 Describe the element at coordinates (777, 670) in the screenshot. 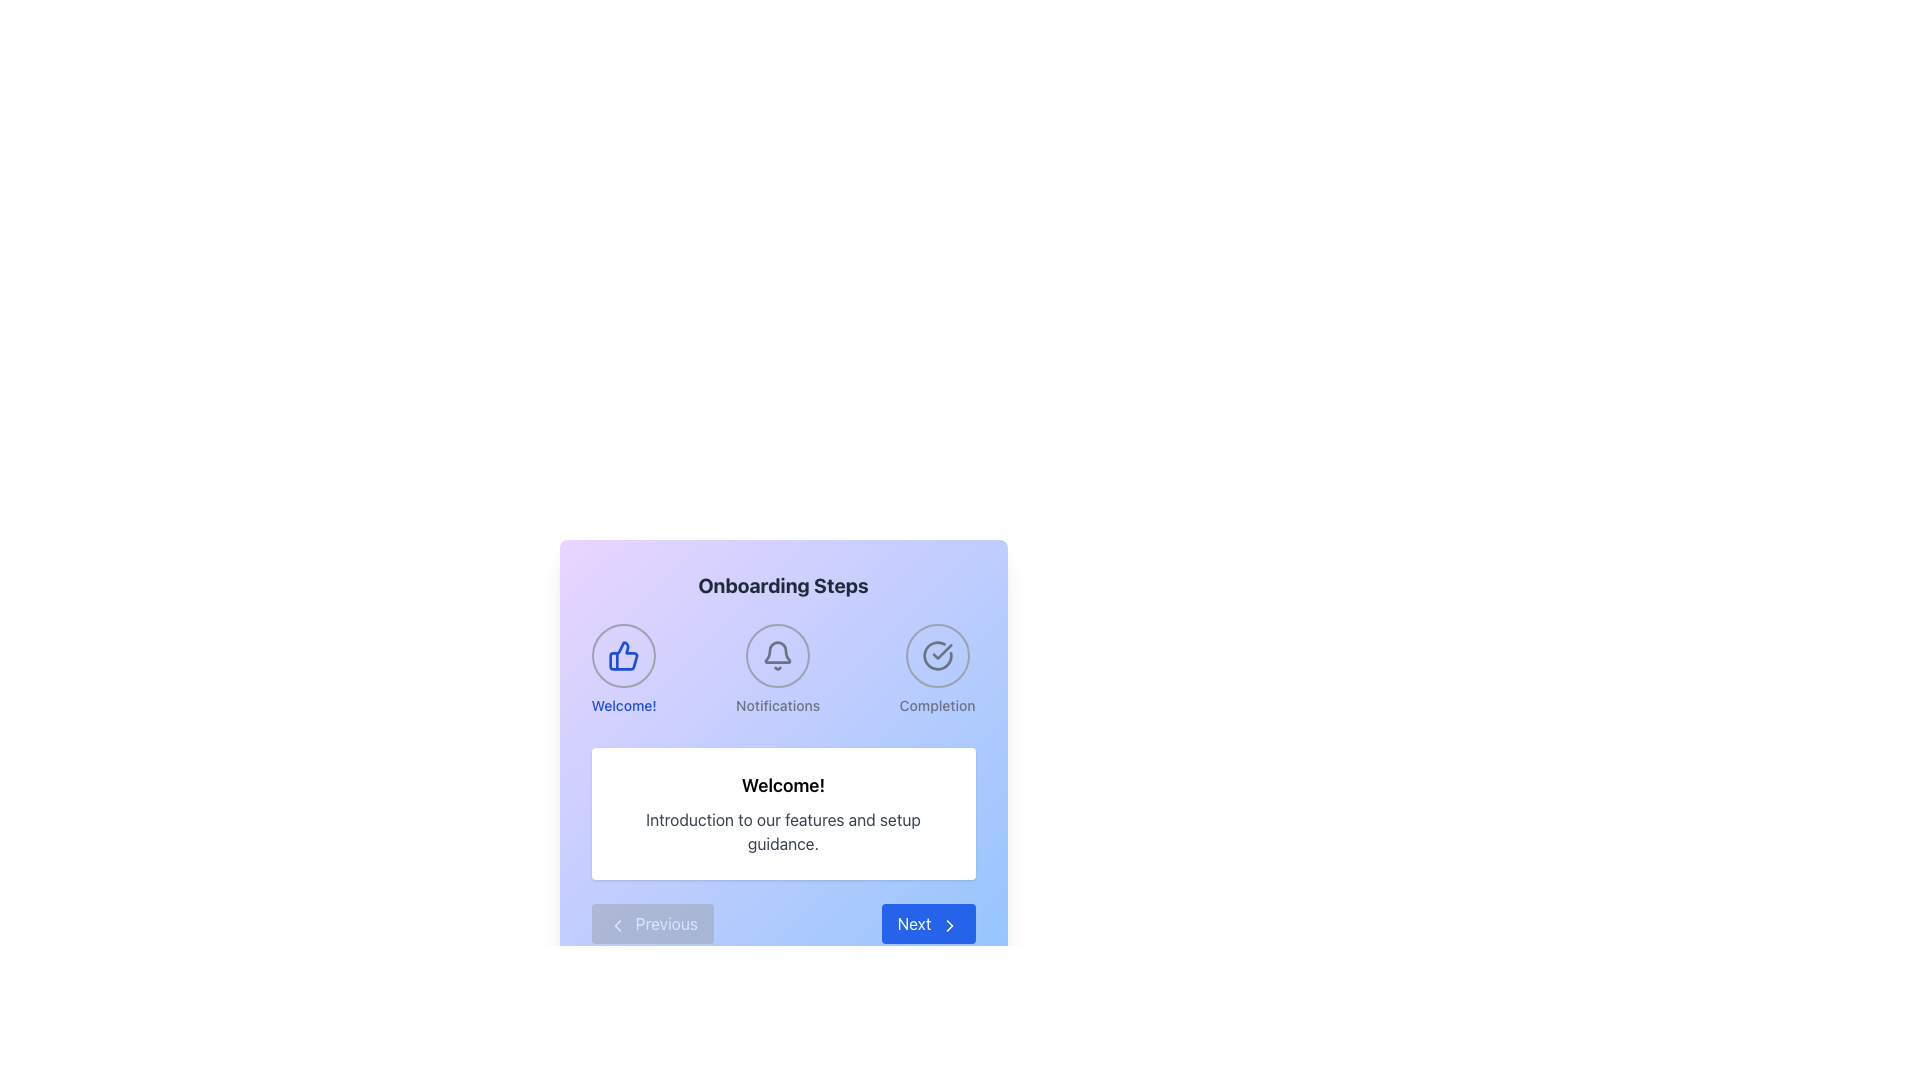

I see `the notification icon located between the 'Welcome!' and 'Completion' elements` at that location.